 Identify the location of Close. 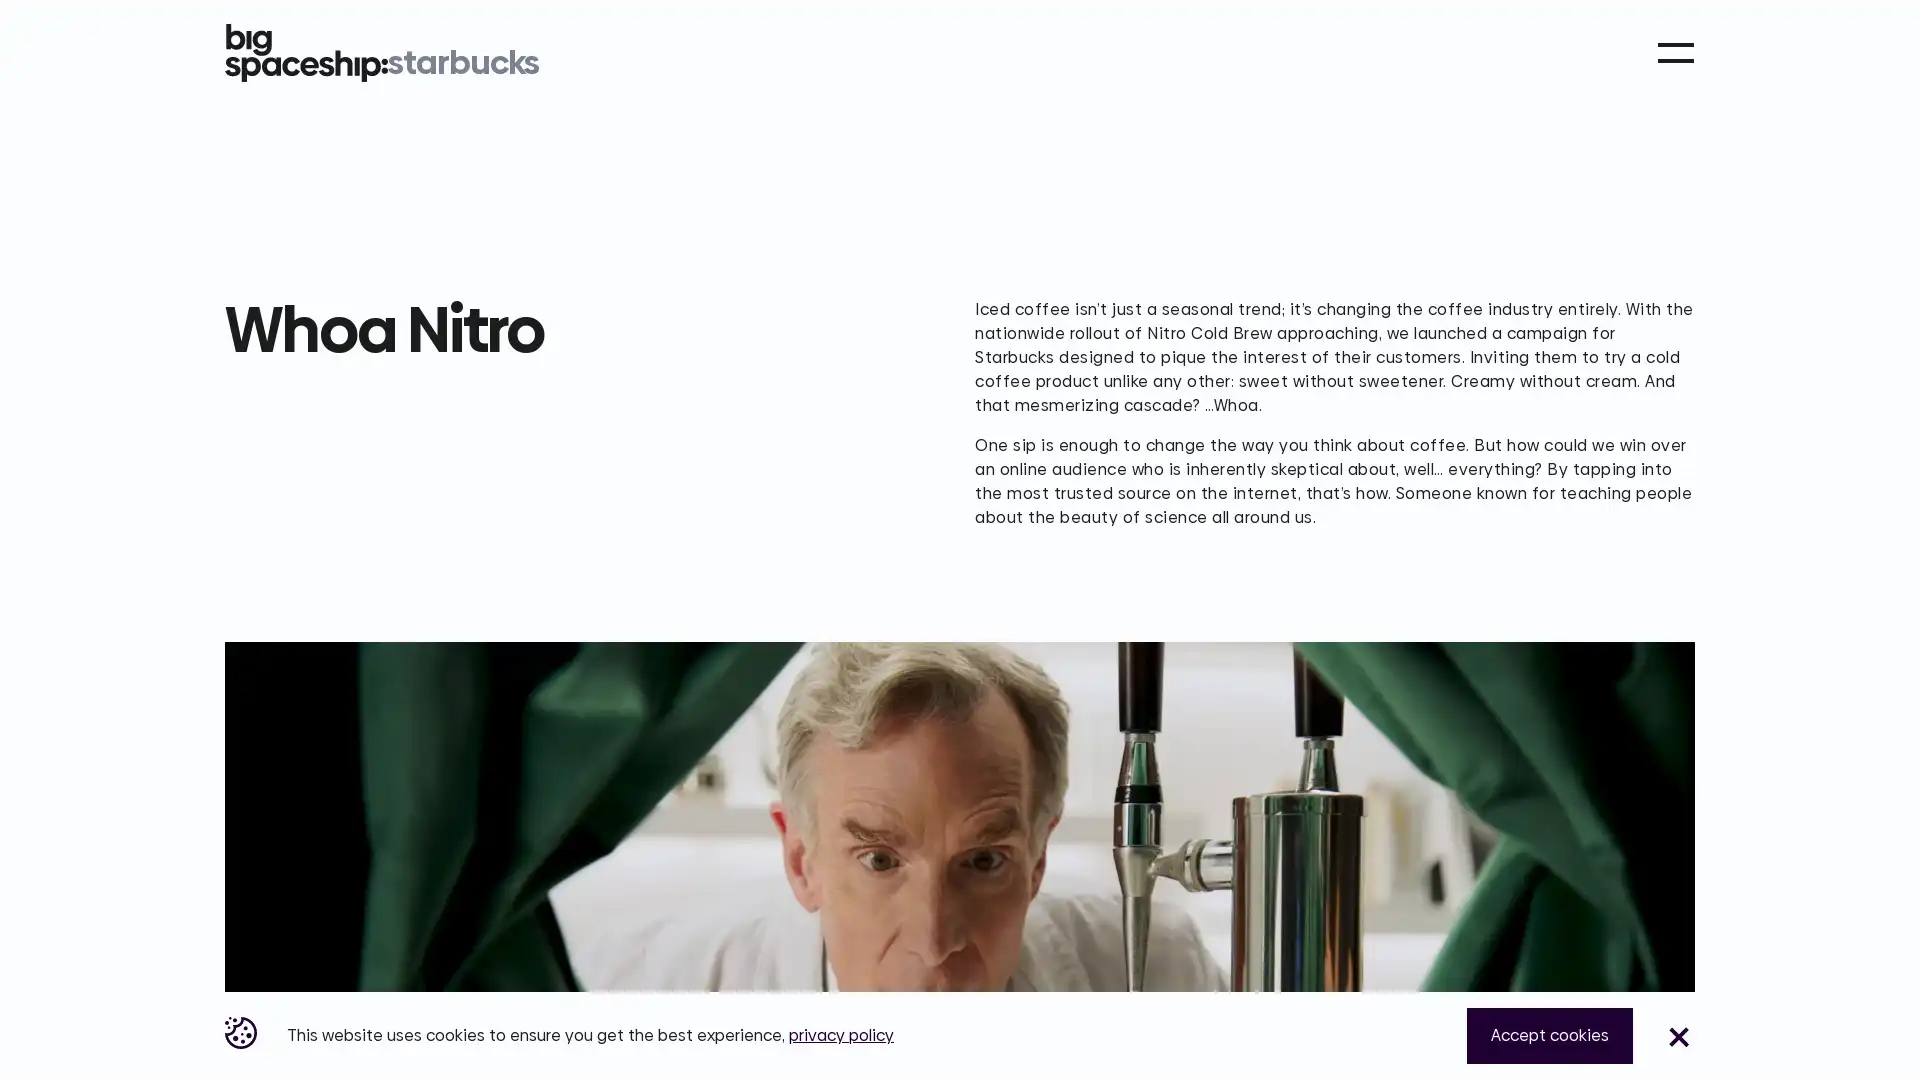
(1679, 1036).